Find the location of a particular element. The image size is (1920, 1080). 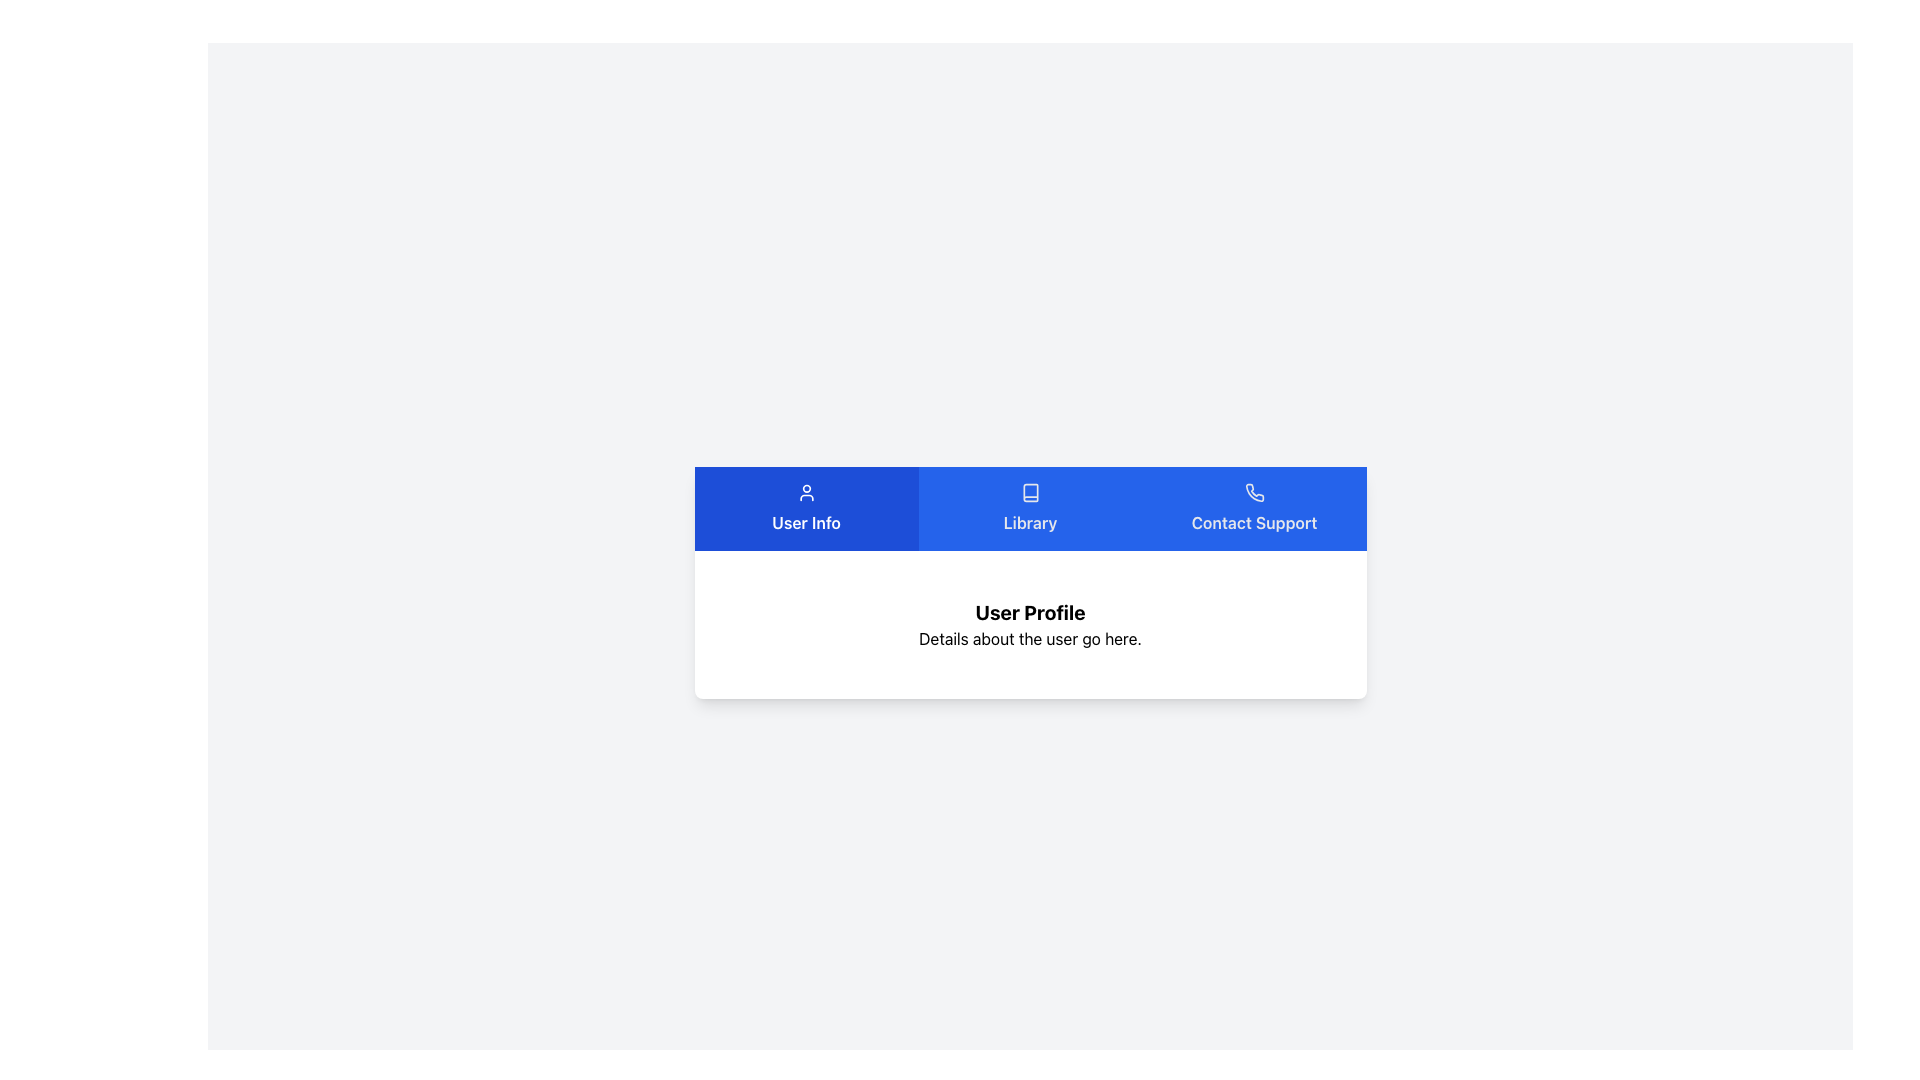

the 'Contact Support' button with a telephone icon in the top navigation bar is located at coordinates (1253, 508).